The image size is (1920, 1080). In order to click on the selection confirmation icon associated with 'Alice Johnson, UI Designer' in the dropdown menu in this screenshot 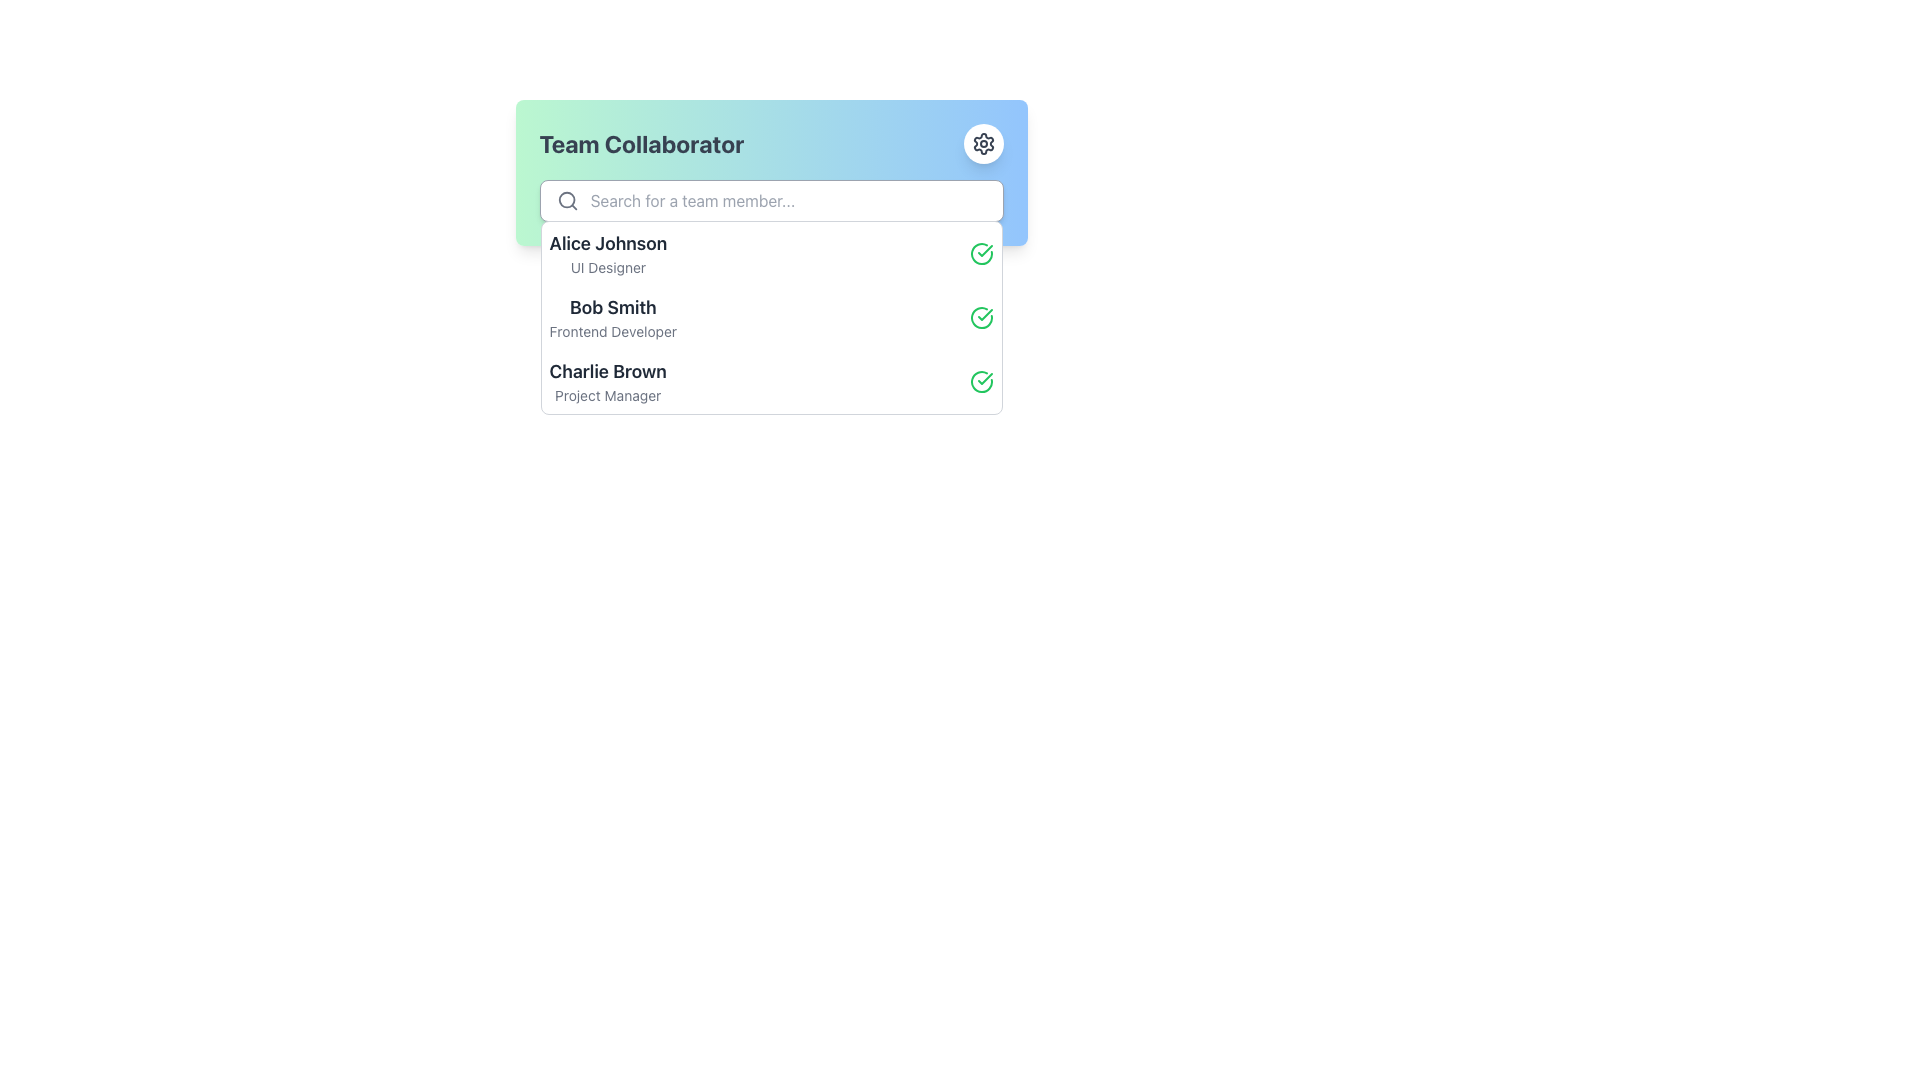, I will do `click(981, 253)`.